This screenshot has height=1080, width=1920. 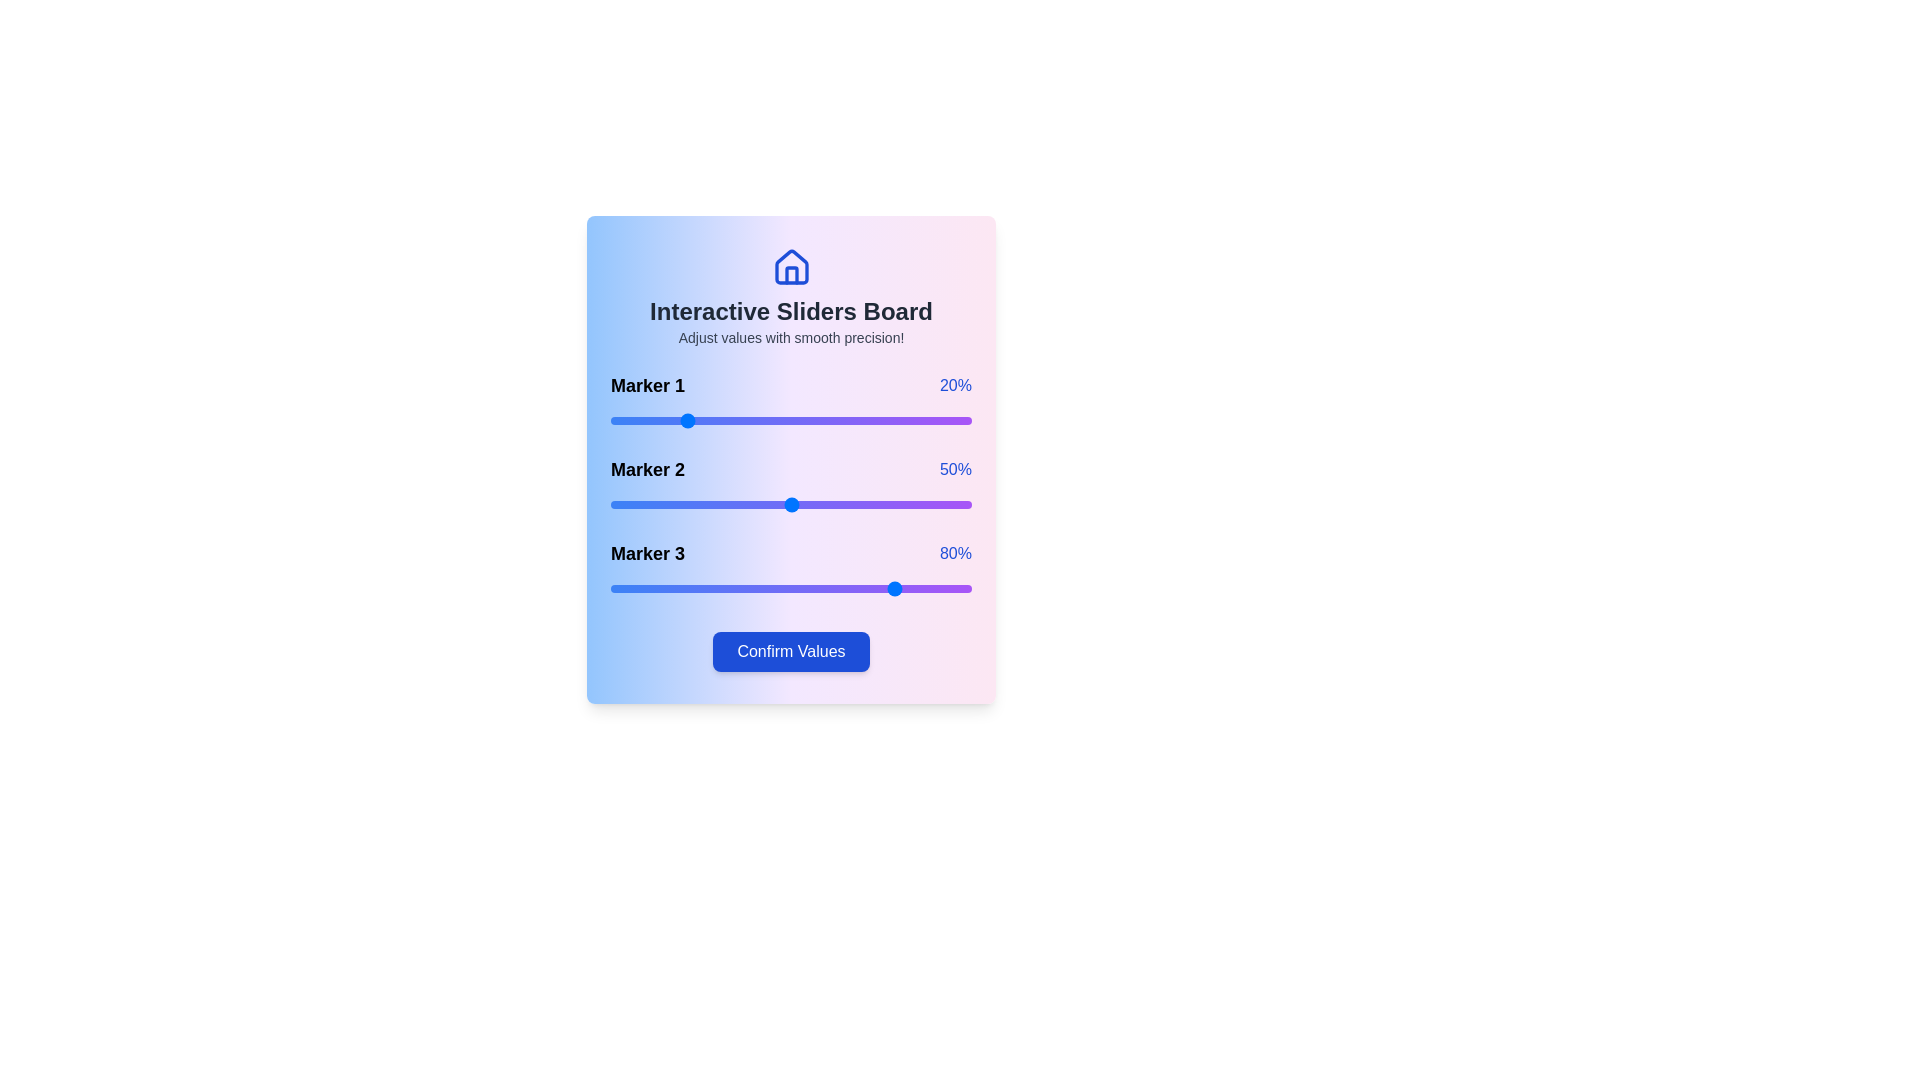 I want to click on the 'Confirm Values' button to confirm the selected slider values, so click(x=790, y=651).